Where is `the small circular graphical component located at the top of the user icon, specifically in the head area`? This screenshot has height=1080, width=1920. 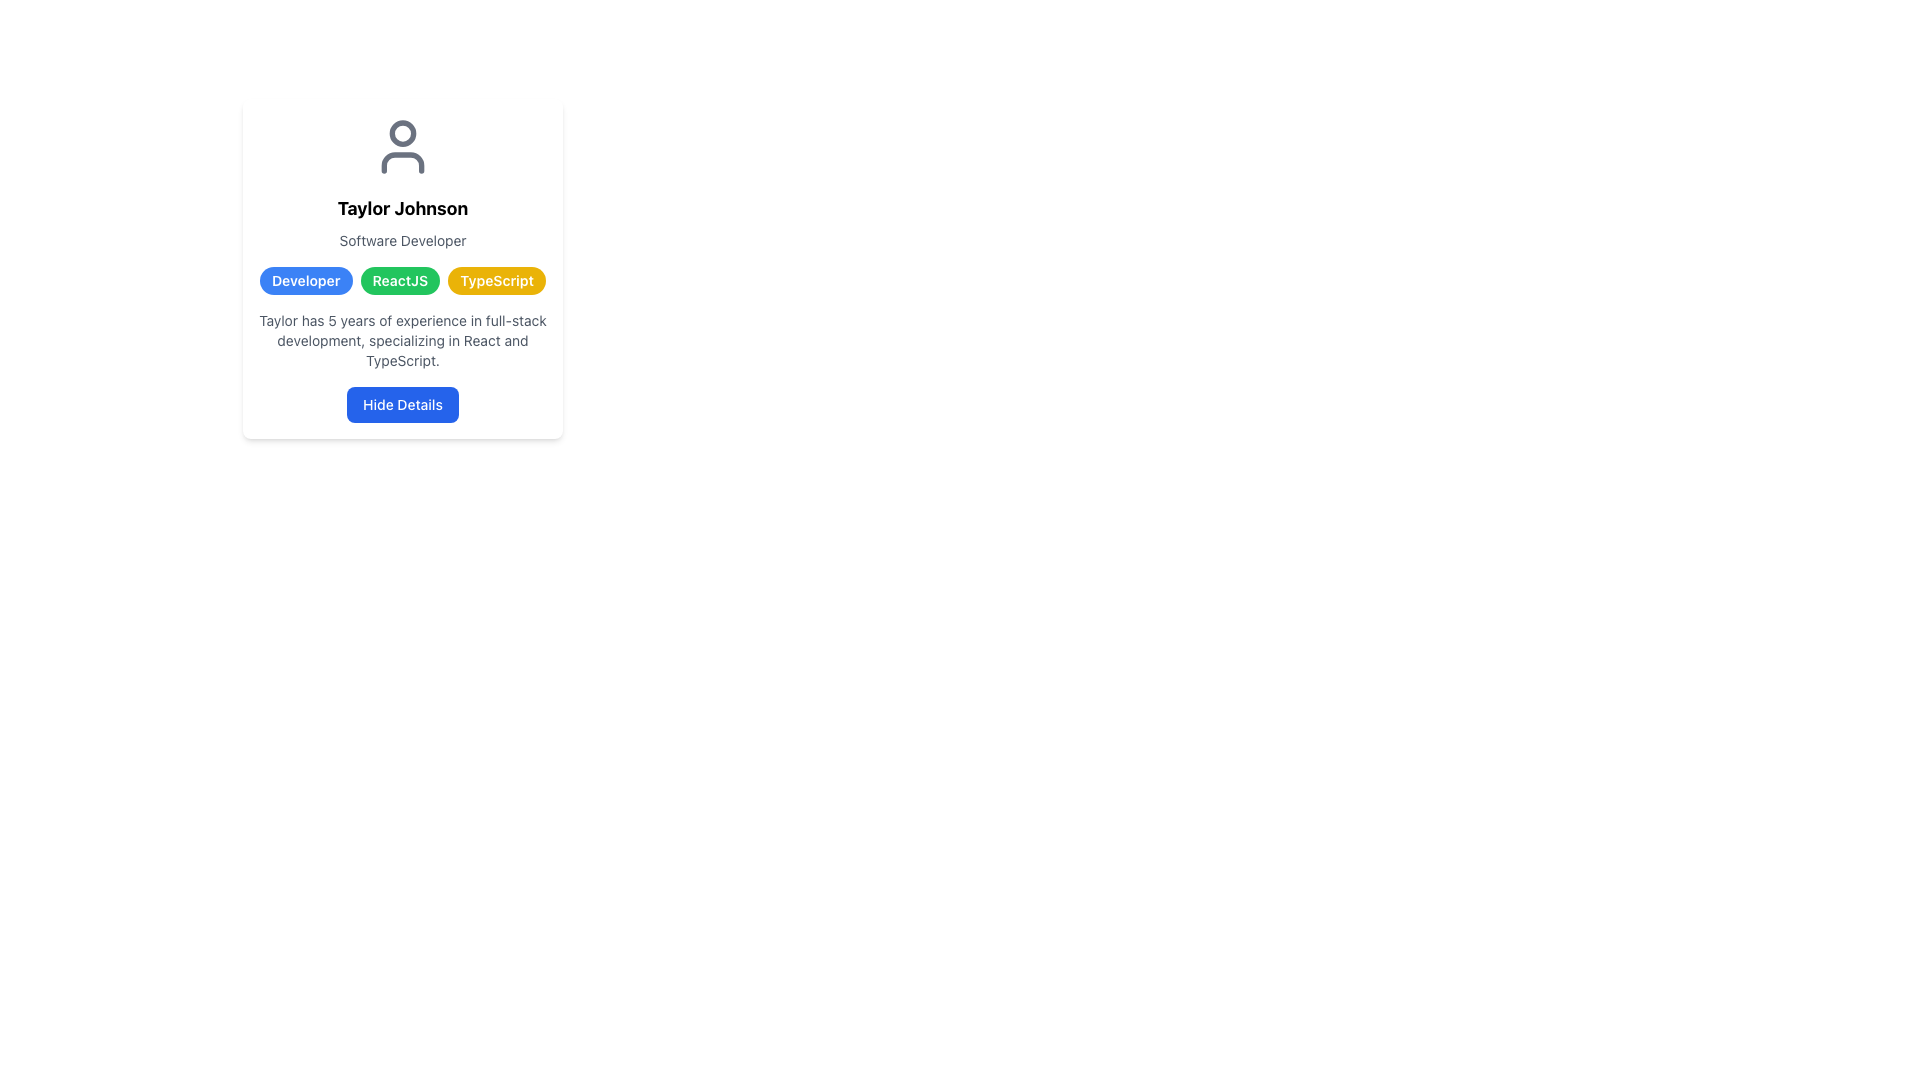 the small circular graphical component located at the top of the user icon, specifically in the head area is located at coordinates (402, 132).